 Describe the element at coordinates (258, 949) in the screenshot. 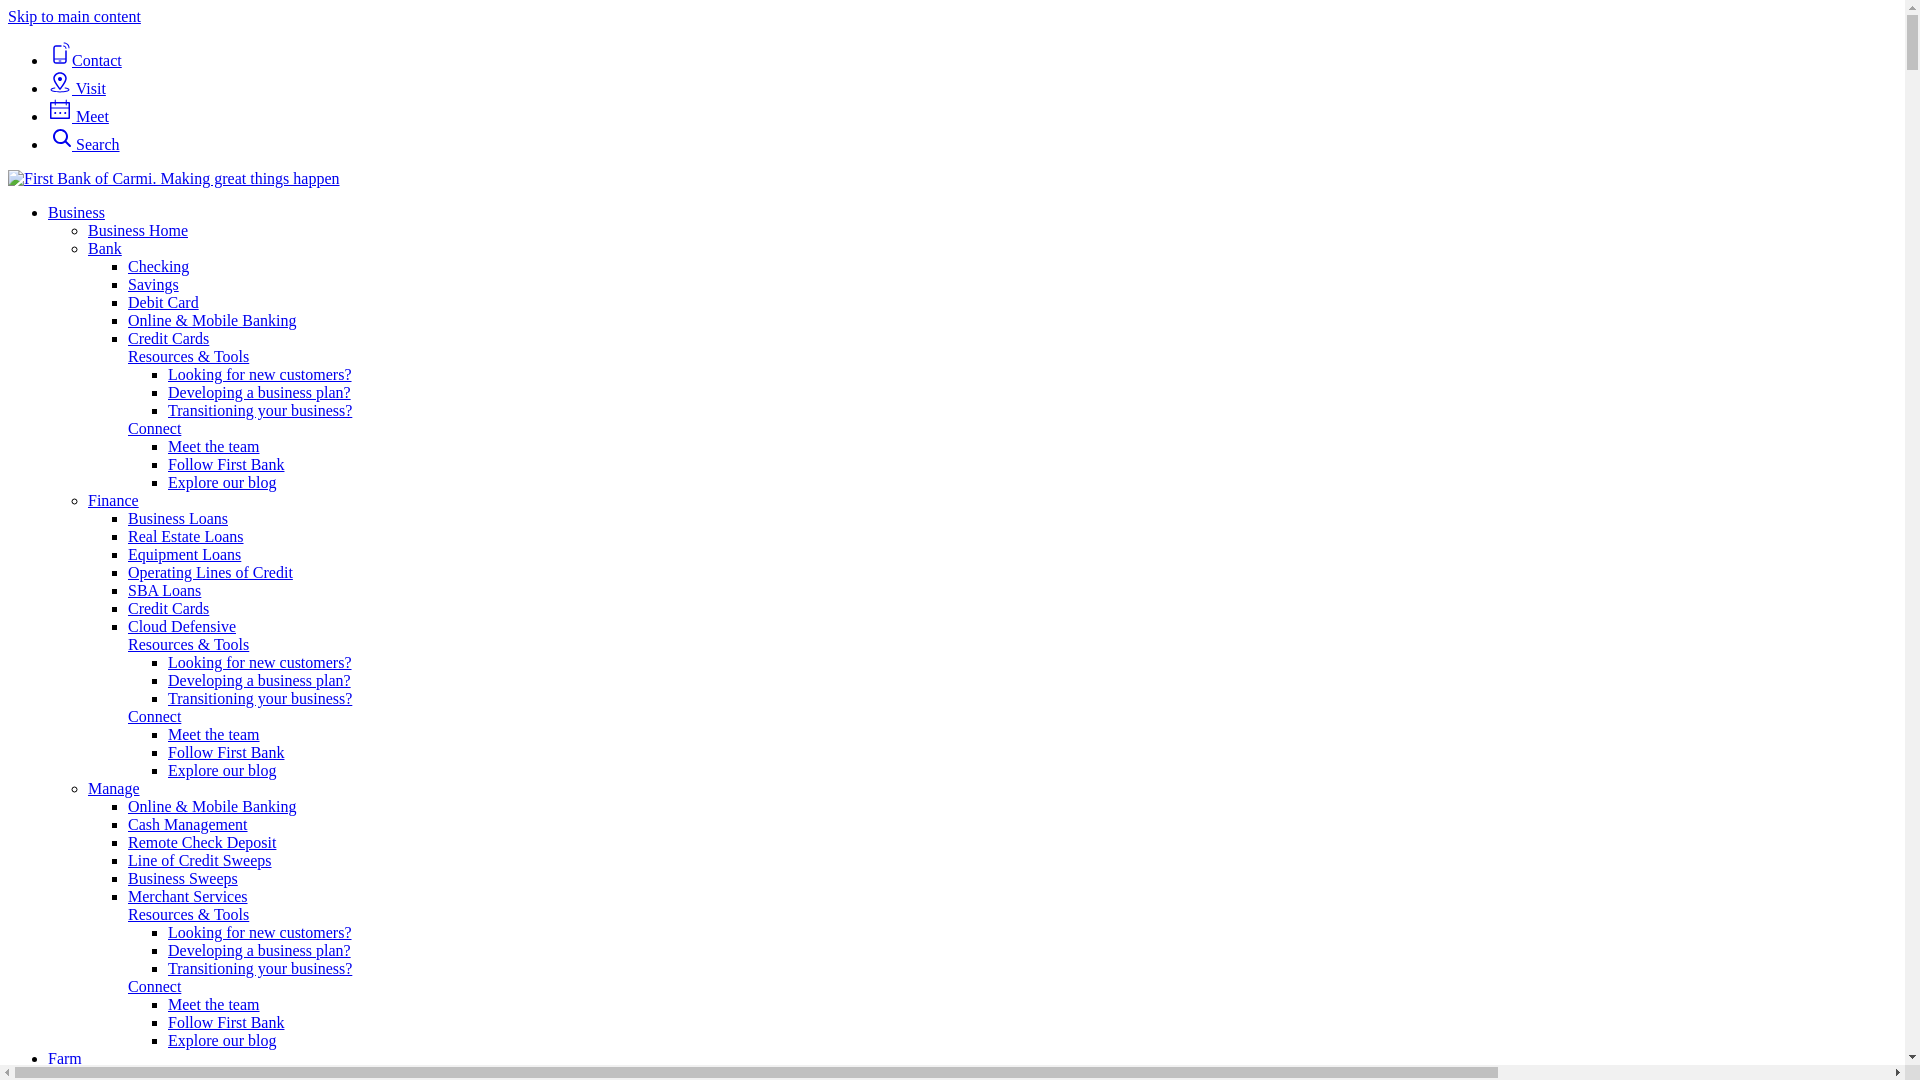

I see `'Developing a business plan?'` at that location.